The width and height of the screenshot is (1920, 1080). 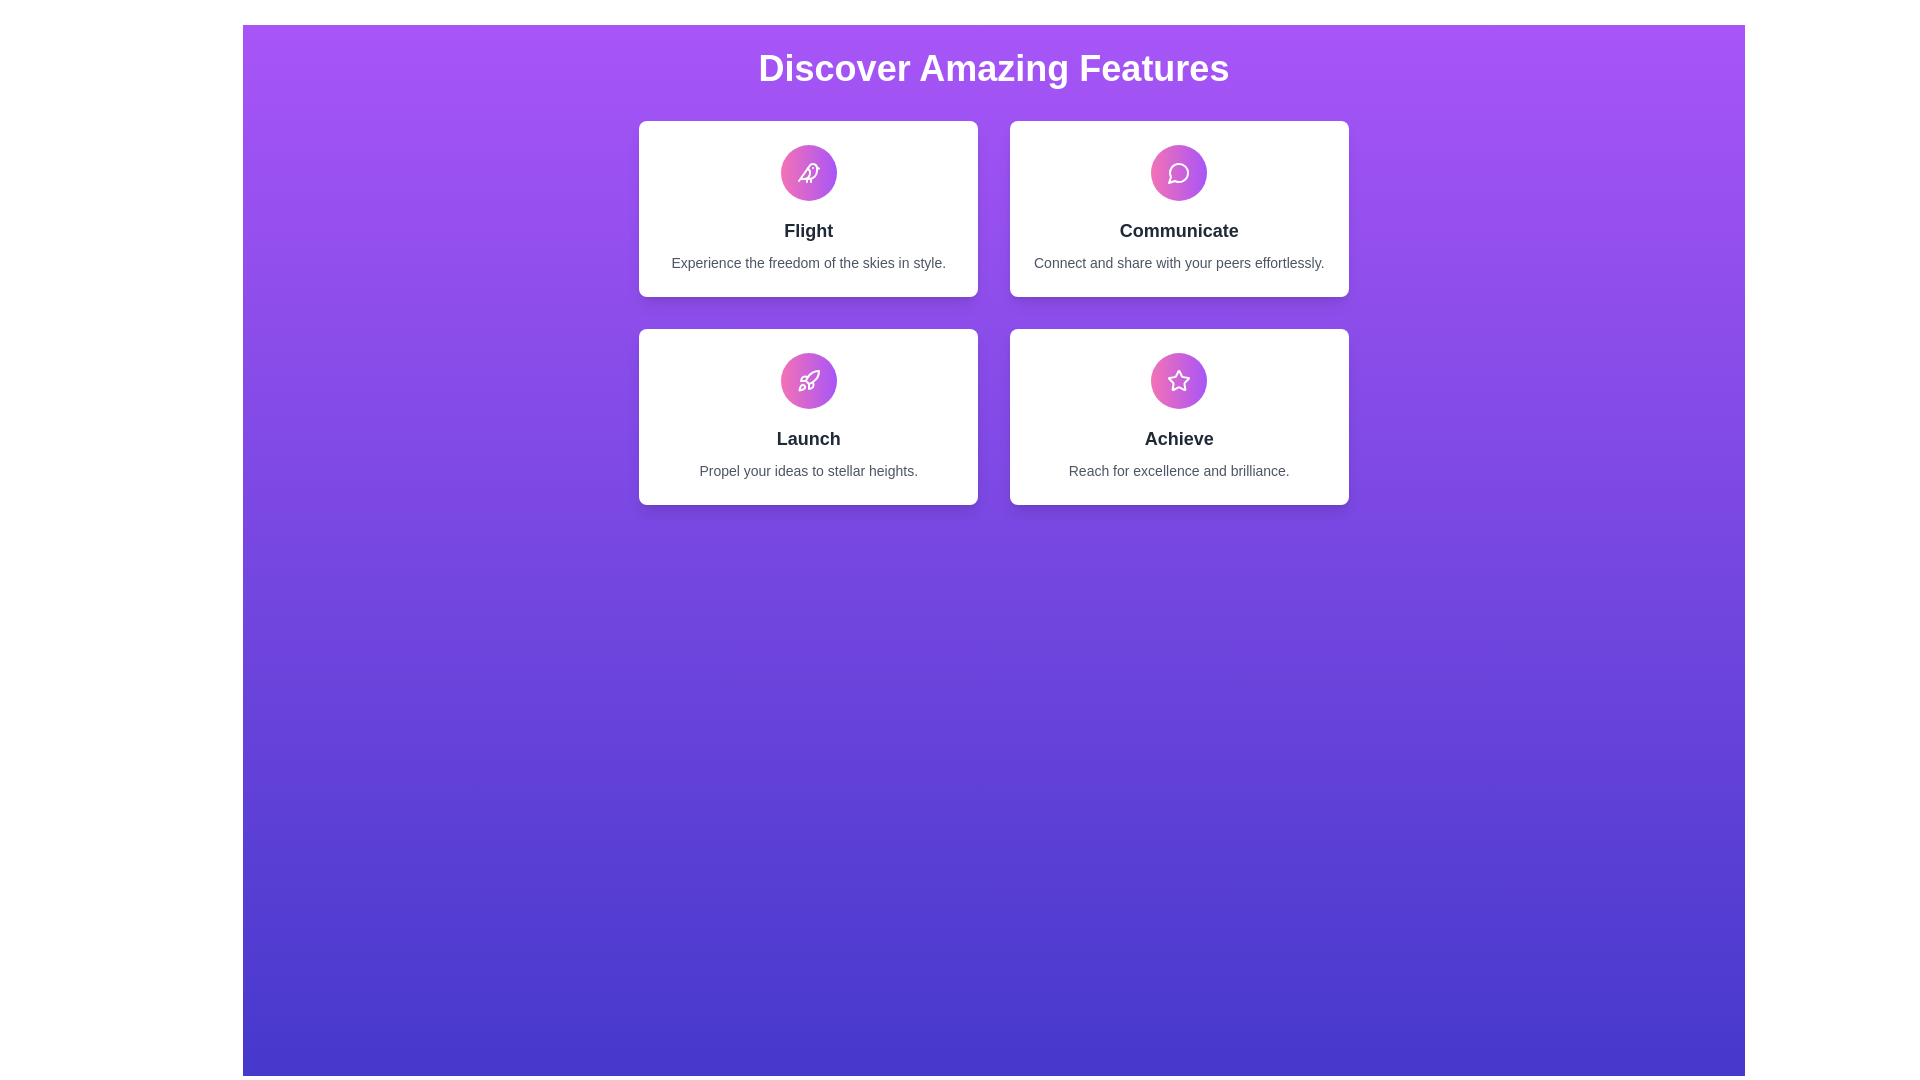 What do you see at coordinates (808, 470) in the screenshot?
I see `the descriptive tagline text element located beneath the word 'Launch' on the white card in the bottom left quadrant of the interface` at bounding box center [808, 470].